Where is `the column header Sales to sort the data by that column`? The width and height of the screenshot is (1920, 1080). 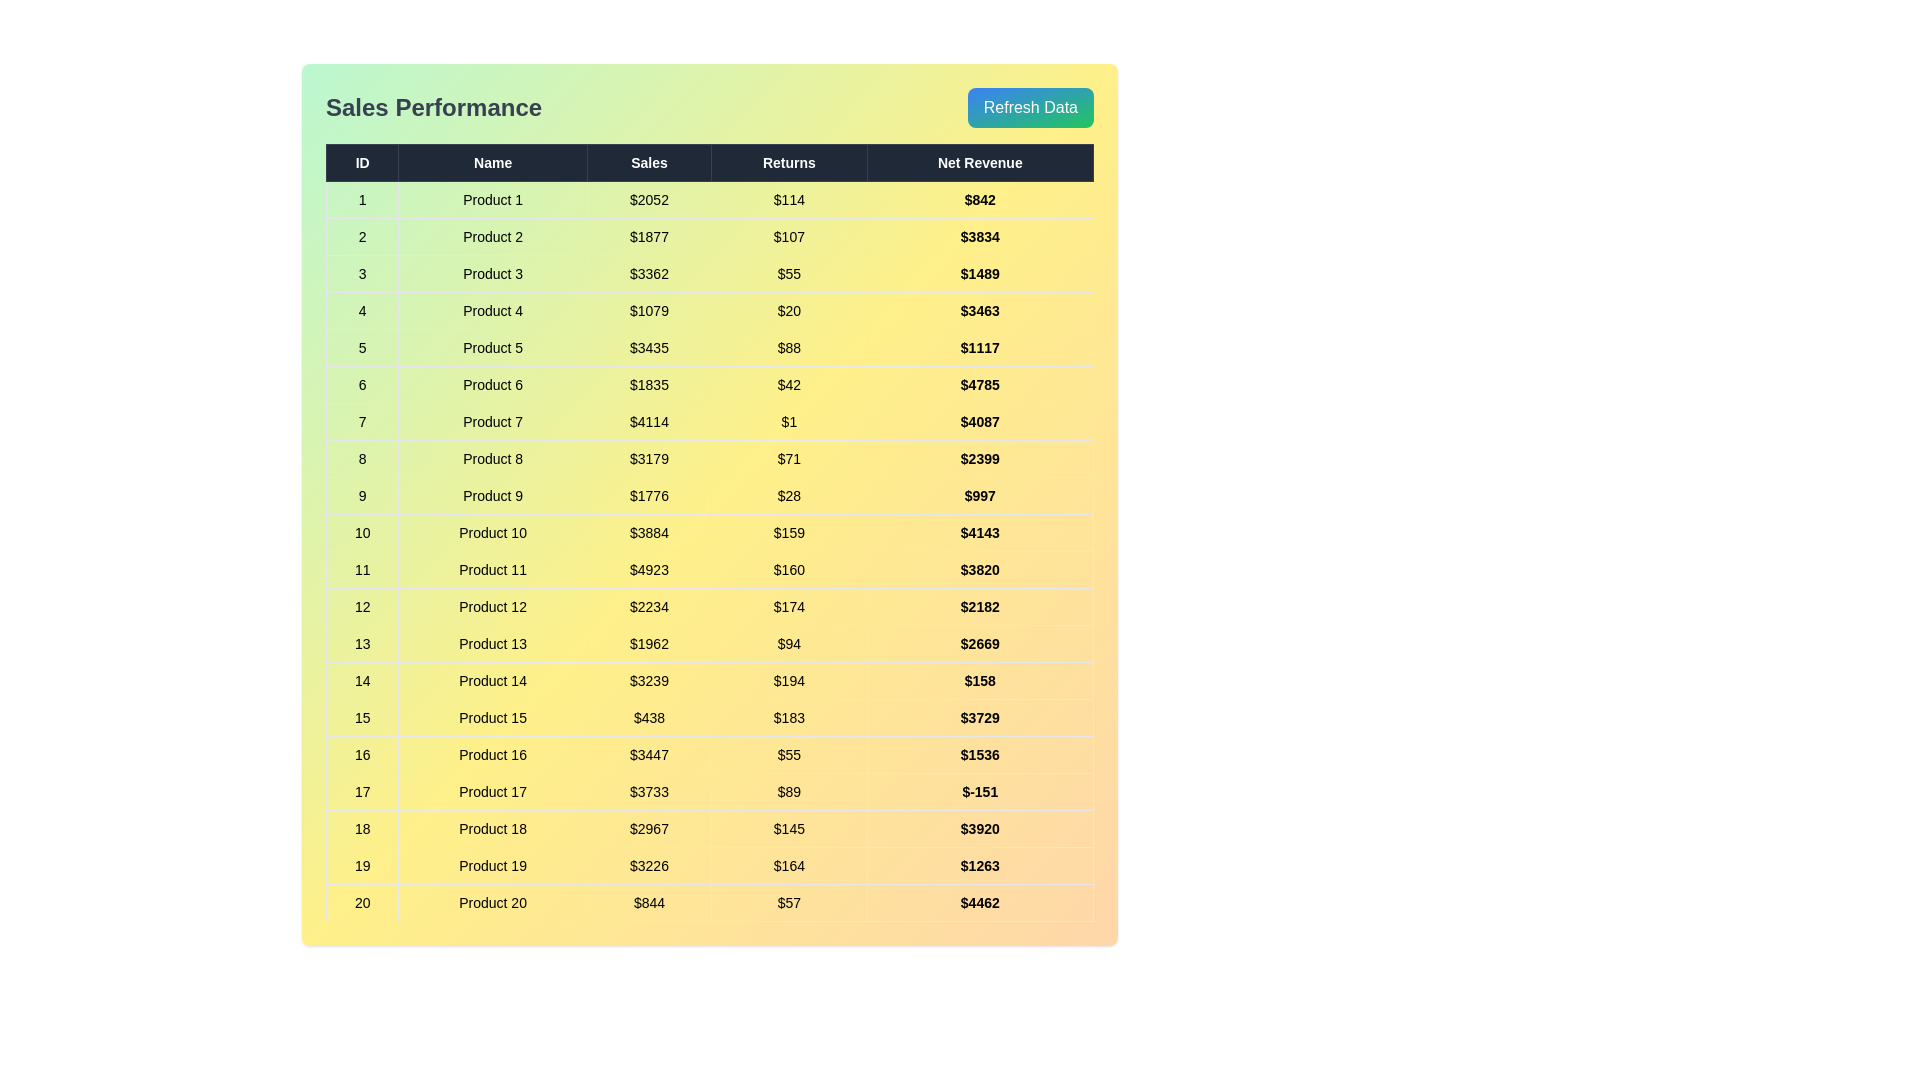 the column header Sales to sort the data by that column is located at coordinates (649, 161).